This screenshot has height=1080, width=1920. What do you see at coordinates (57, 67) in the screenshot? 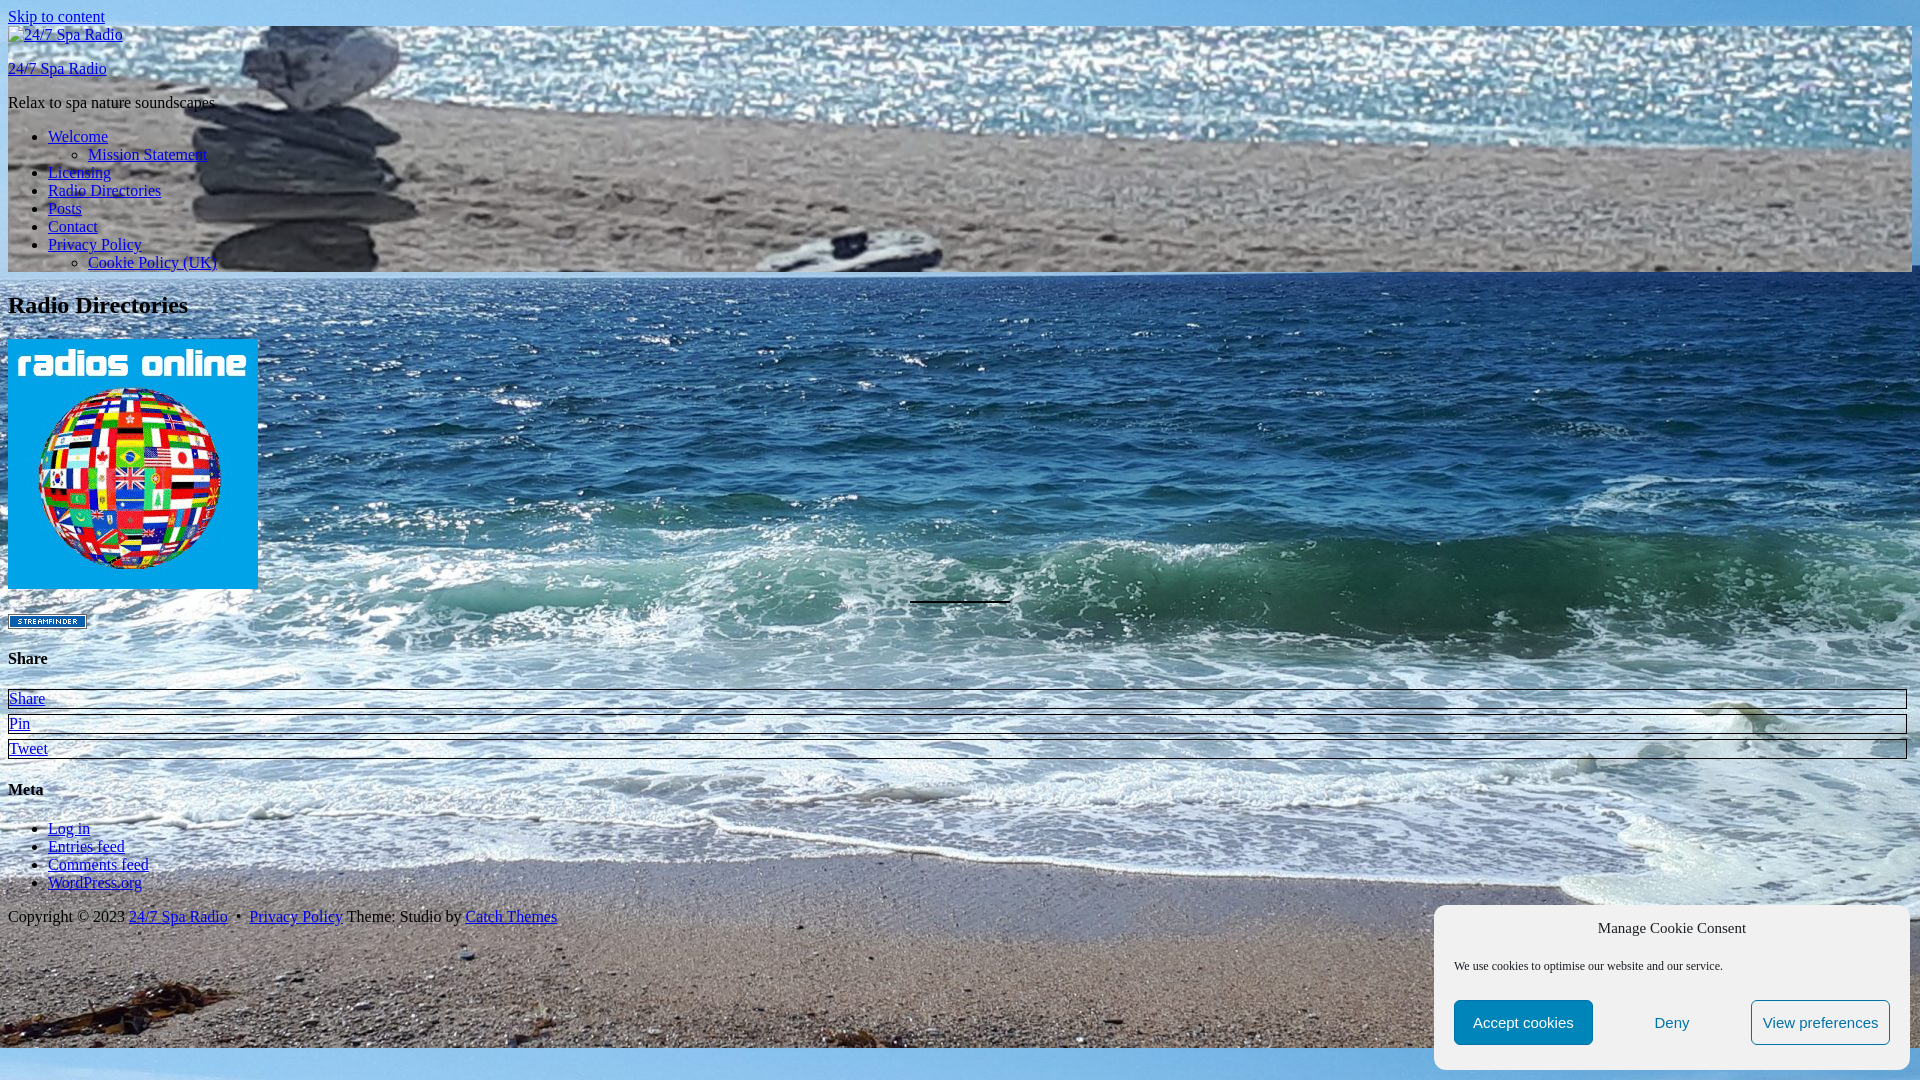
I see `'24/7 Spa Radio'` at bounding box center [57, 67].